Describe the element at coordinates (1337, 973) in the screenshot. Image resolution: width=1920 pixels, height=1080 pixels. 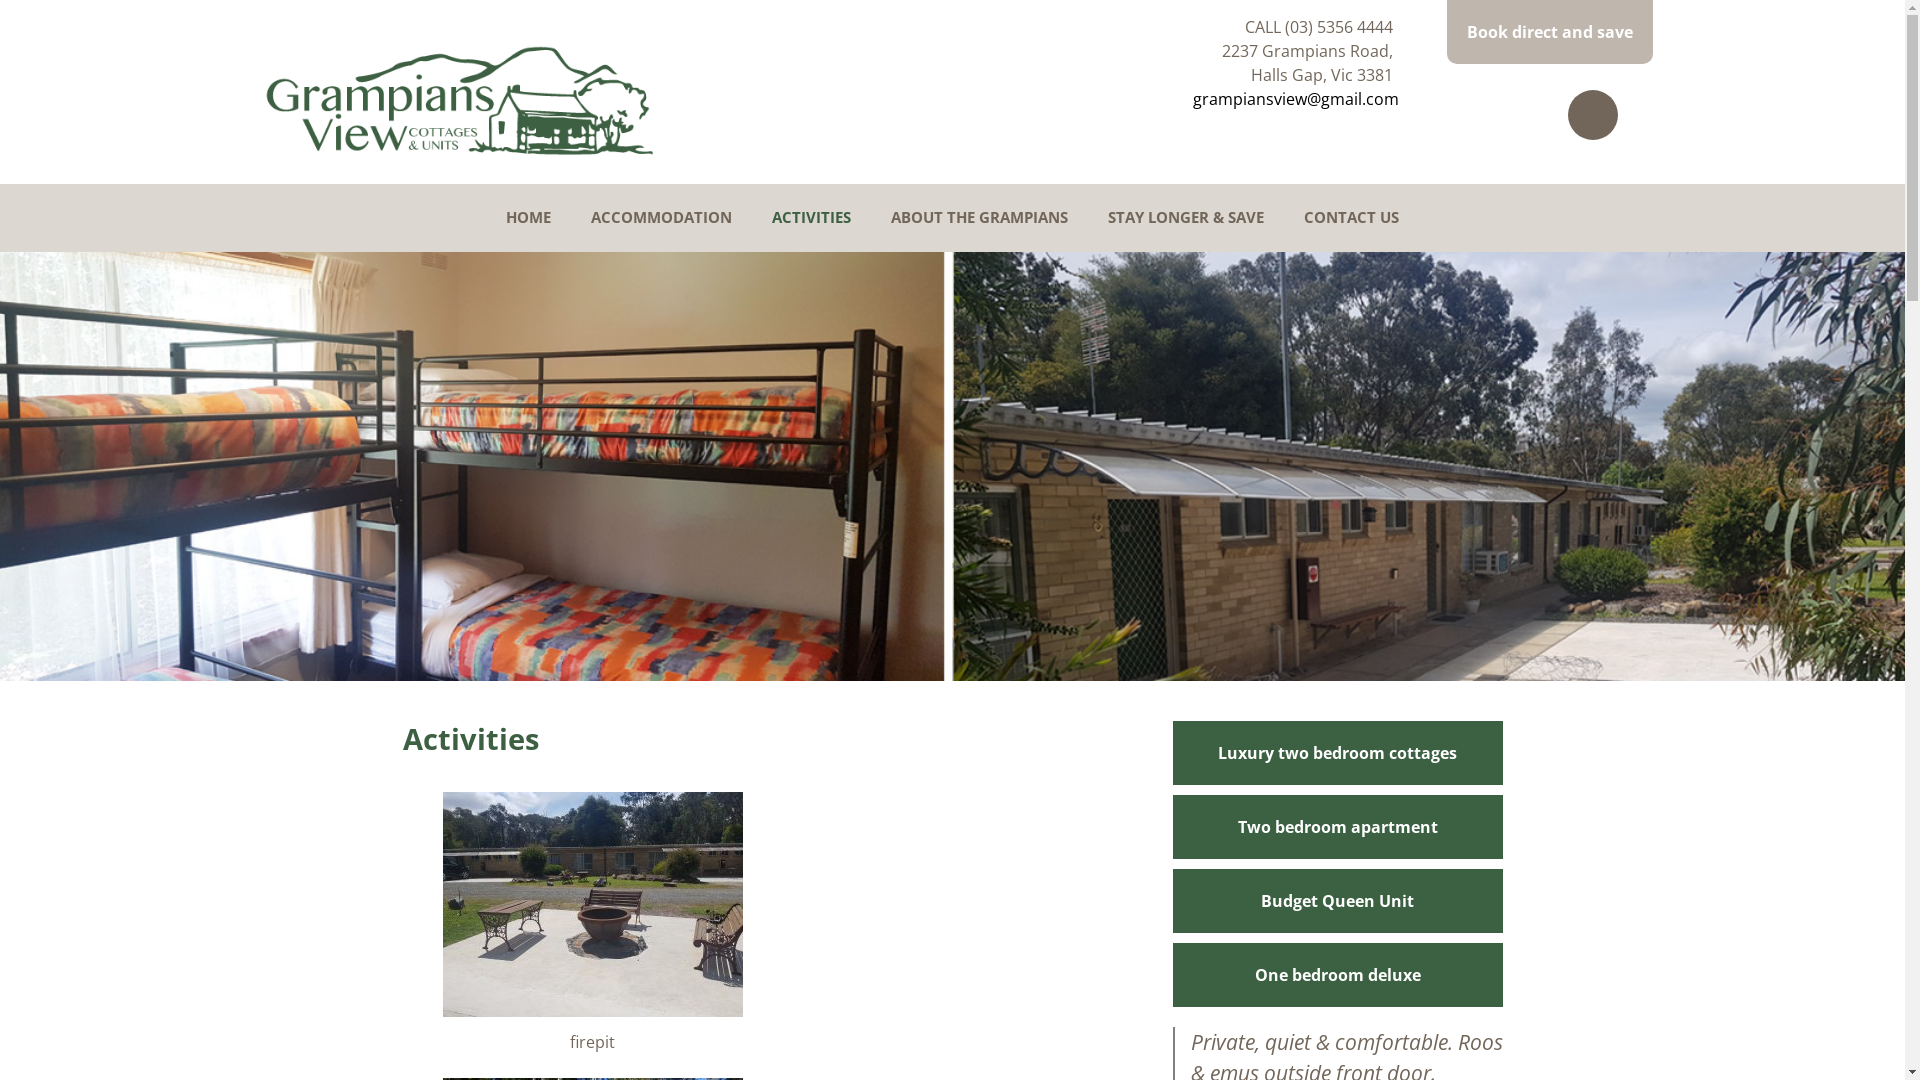
I see `'One bedroom deluxe'` at that location.